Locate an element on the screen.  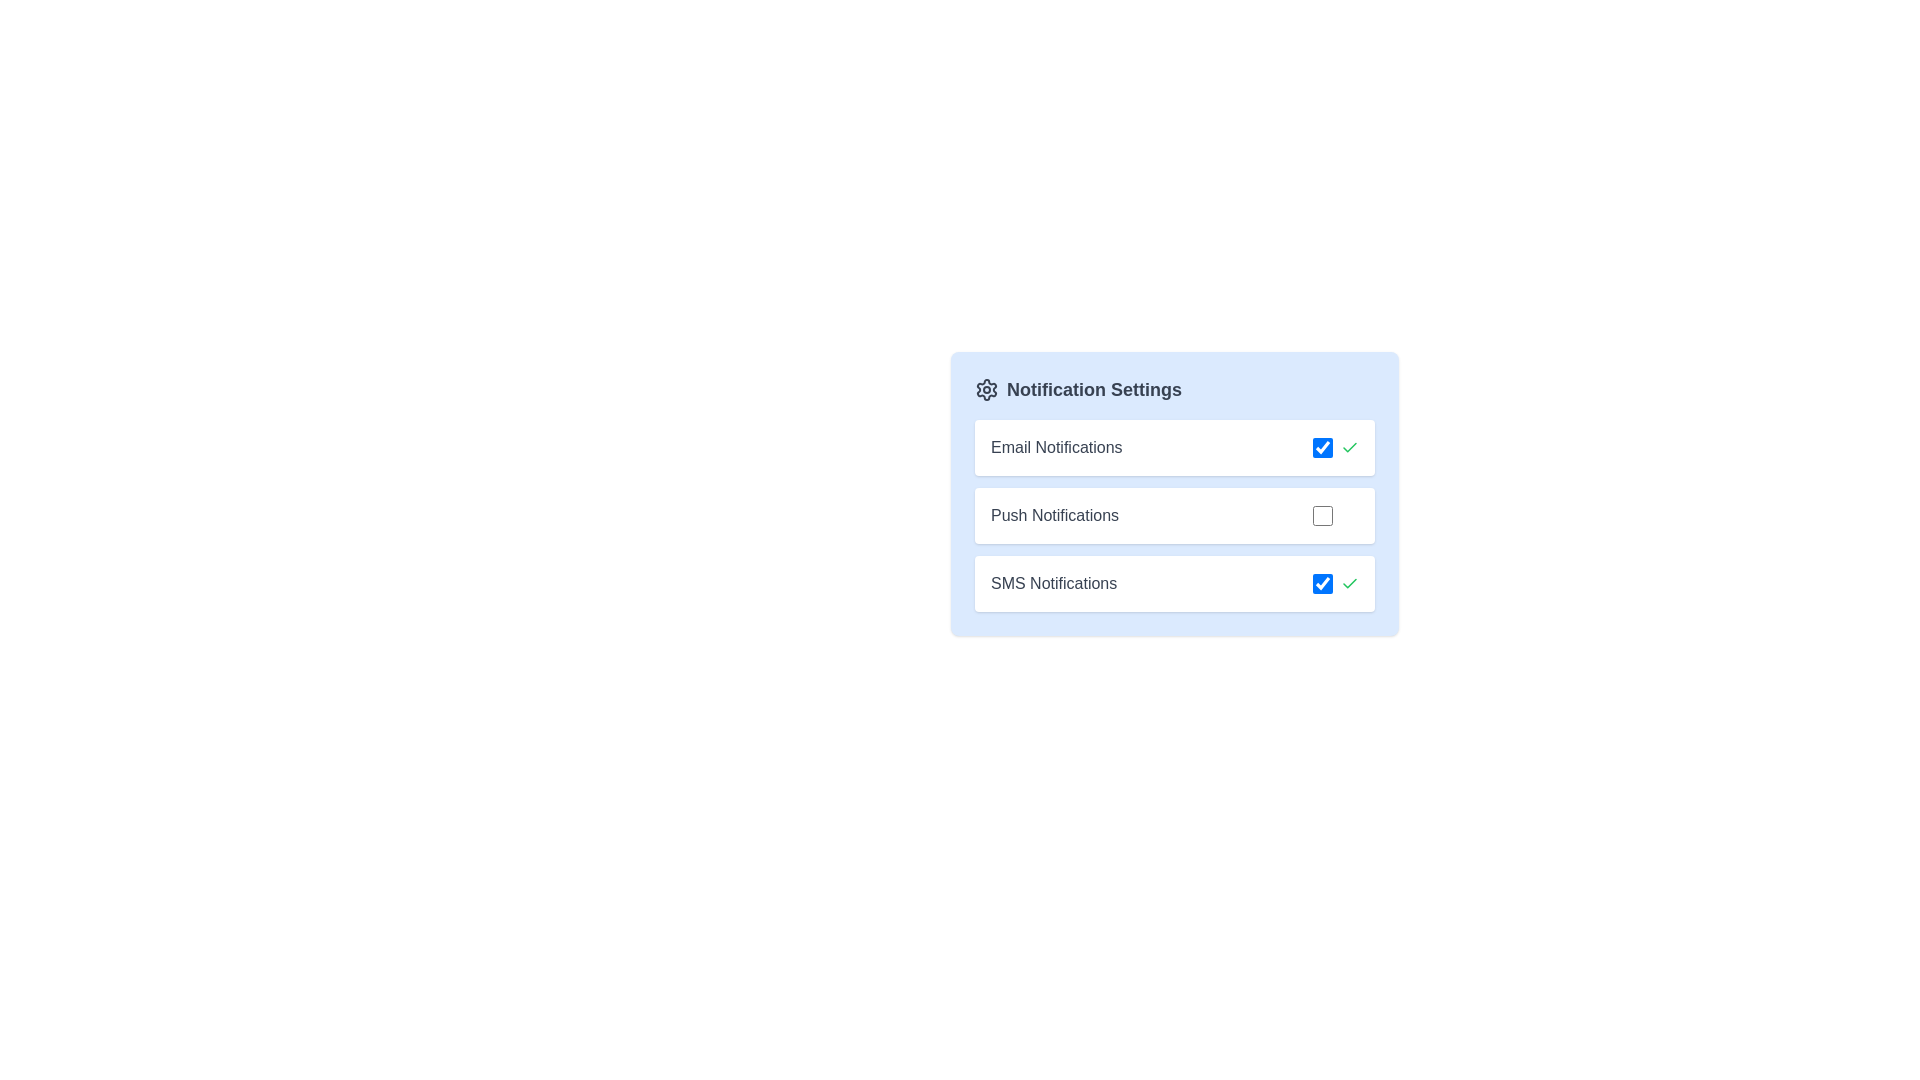
the text label indicating SMS notifications, which is the third element in the vertical list of notification options is located at coordinates (1053, 583).